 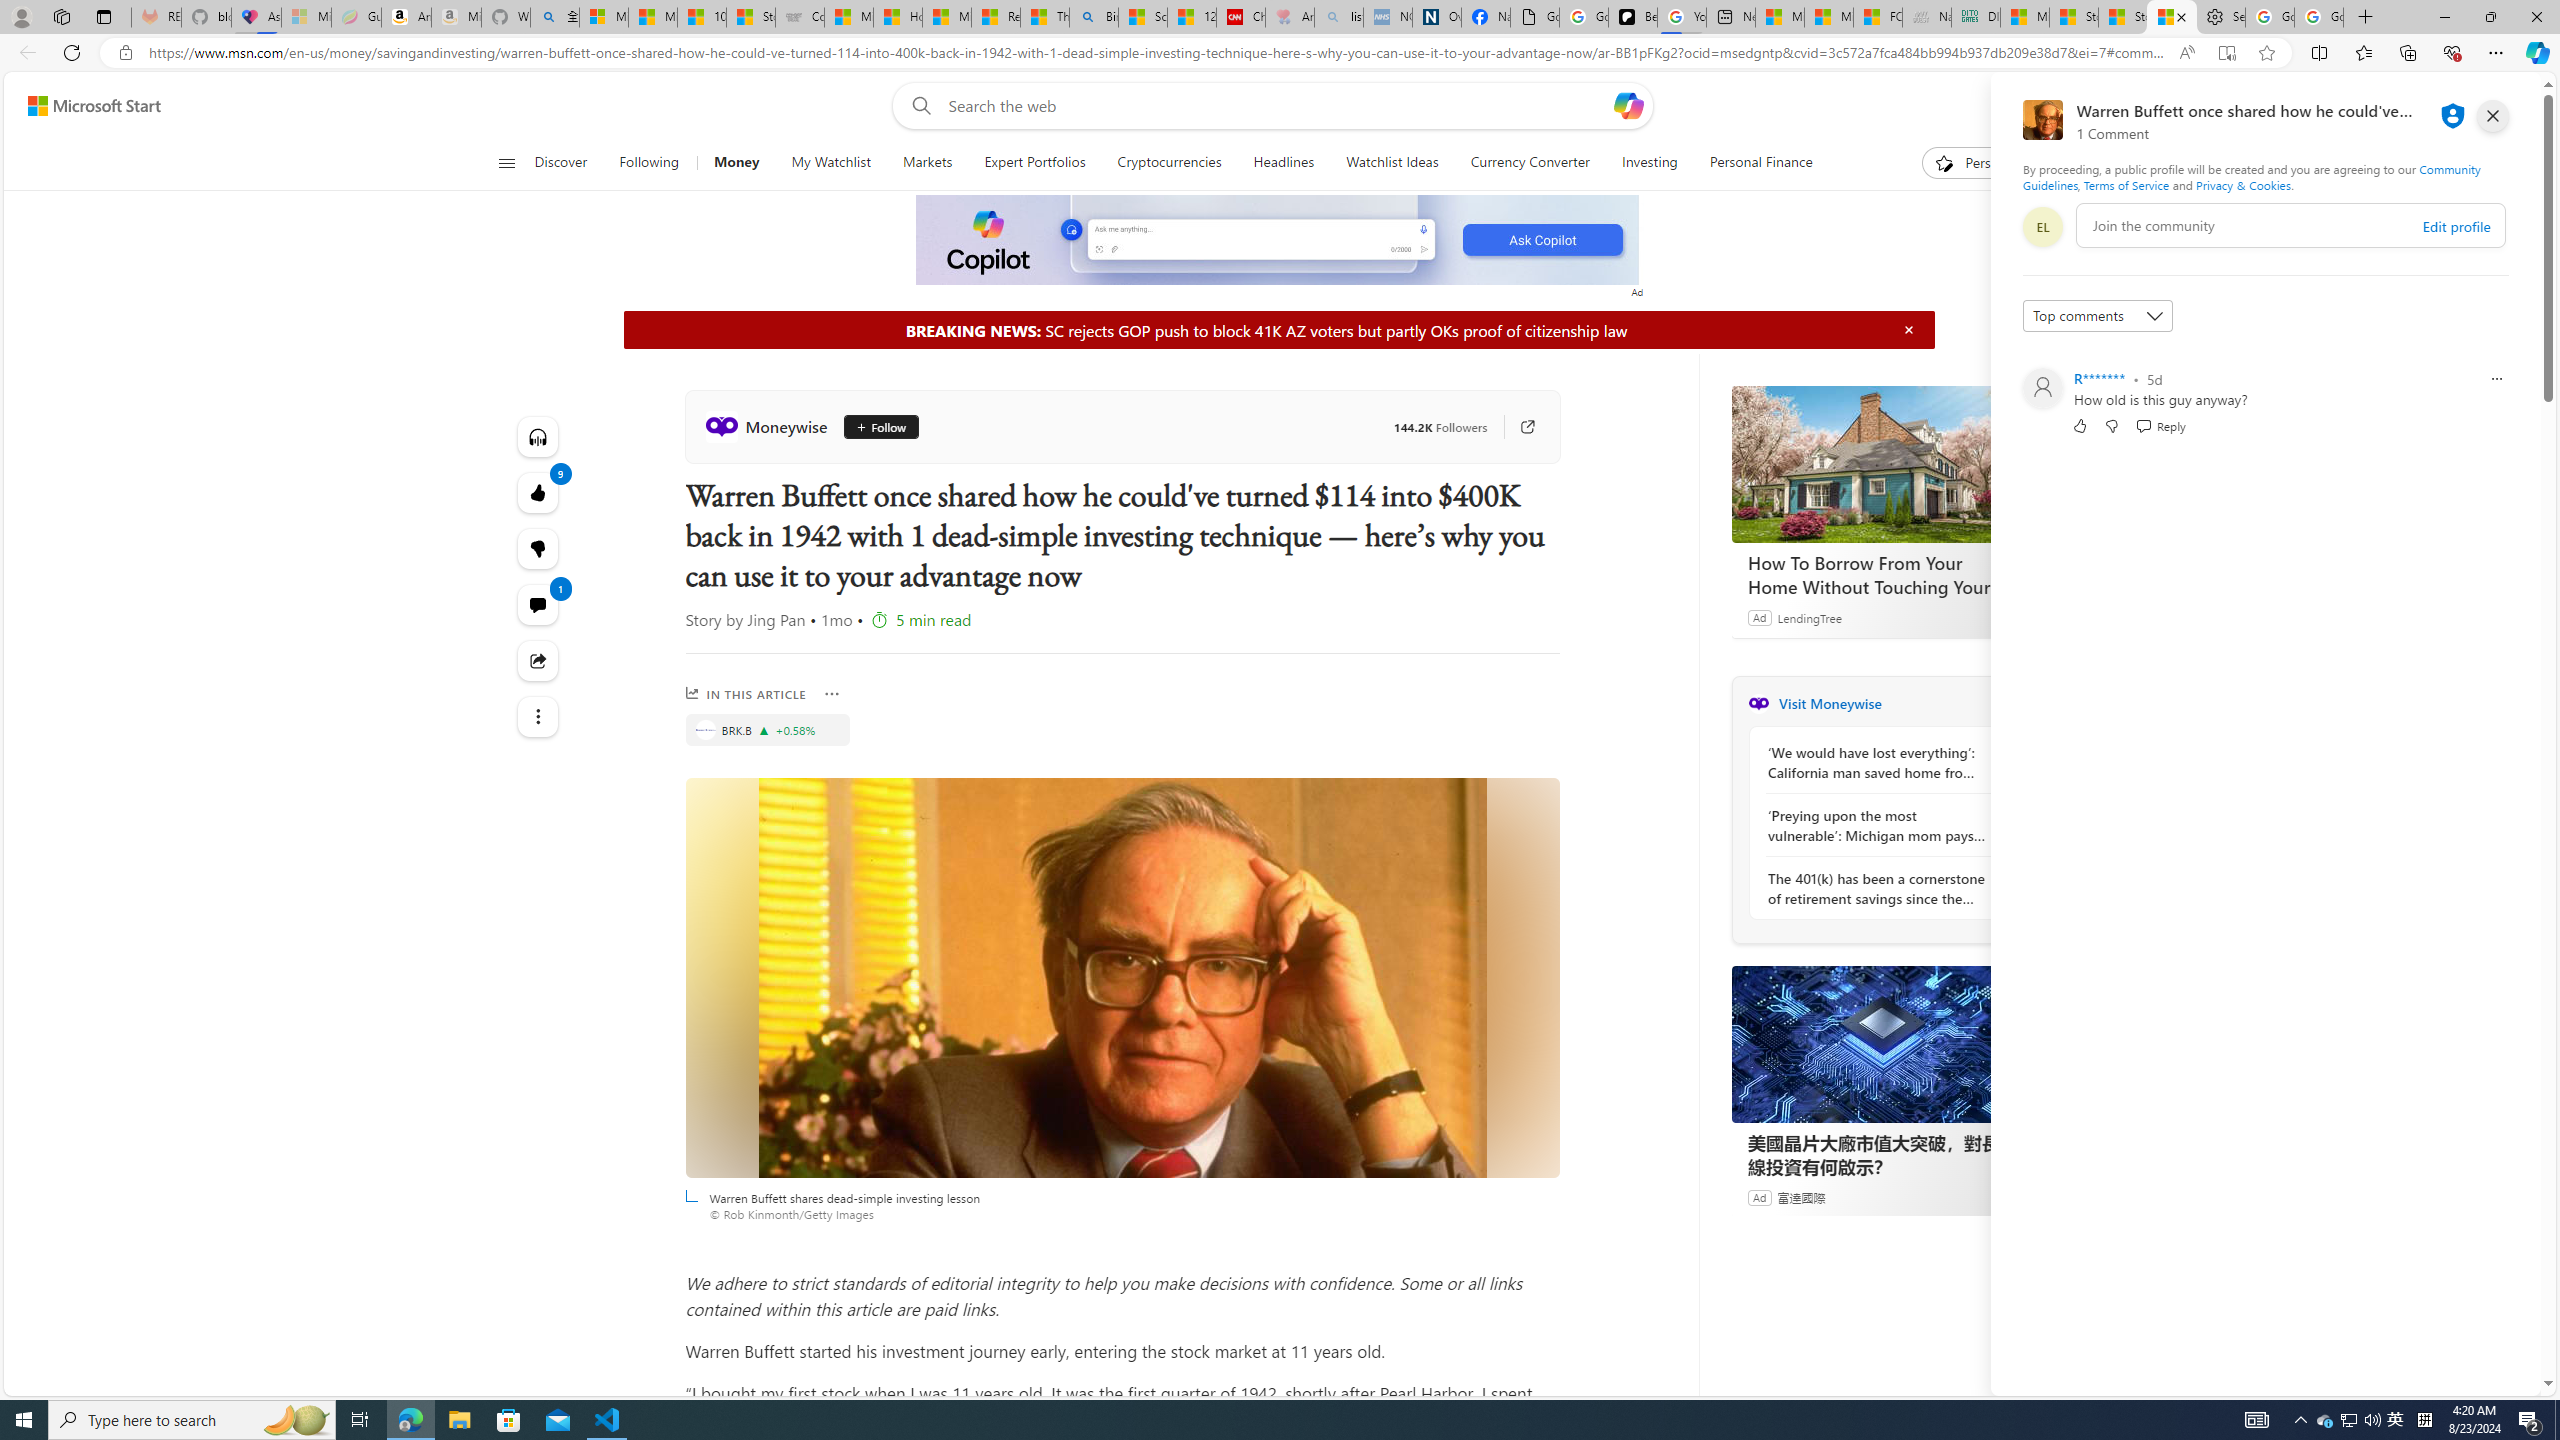 I want to click on '9 Like', so click(x=537, y=491).